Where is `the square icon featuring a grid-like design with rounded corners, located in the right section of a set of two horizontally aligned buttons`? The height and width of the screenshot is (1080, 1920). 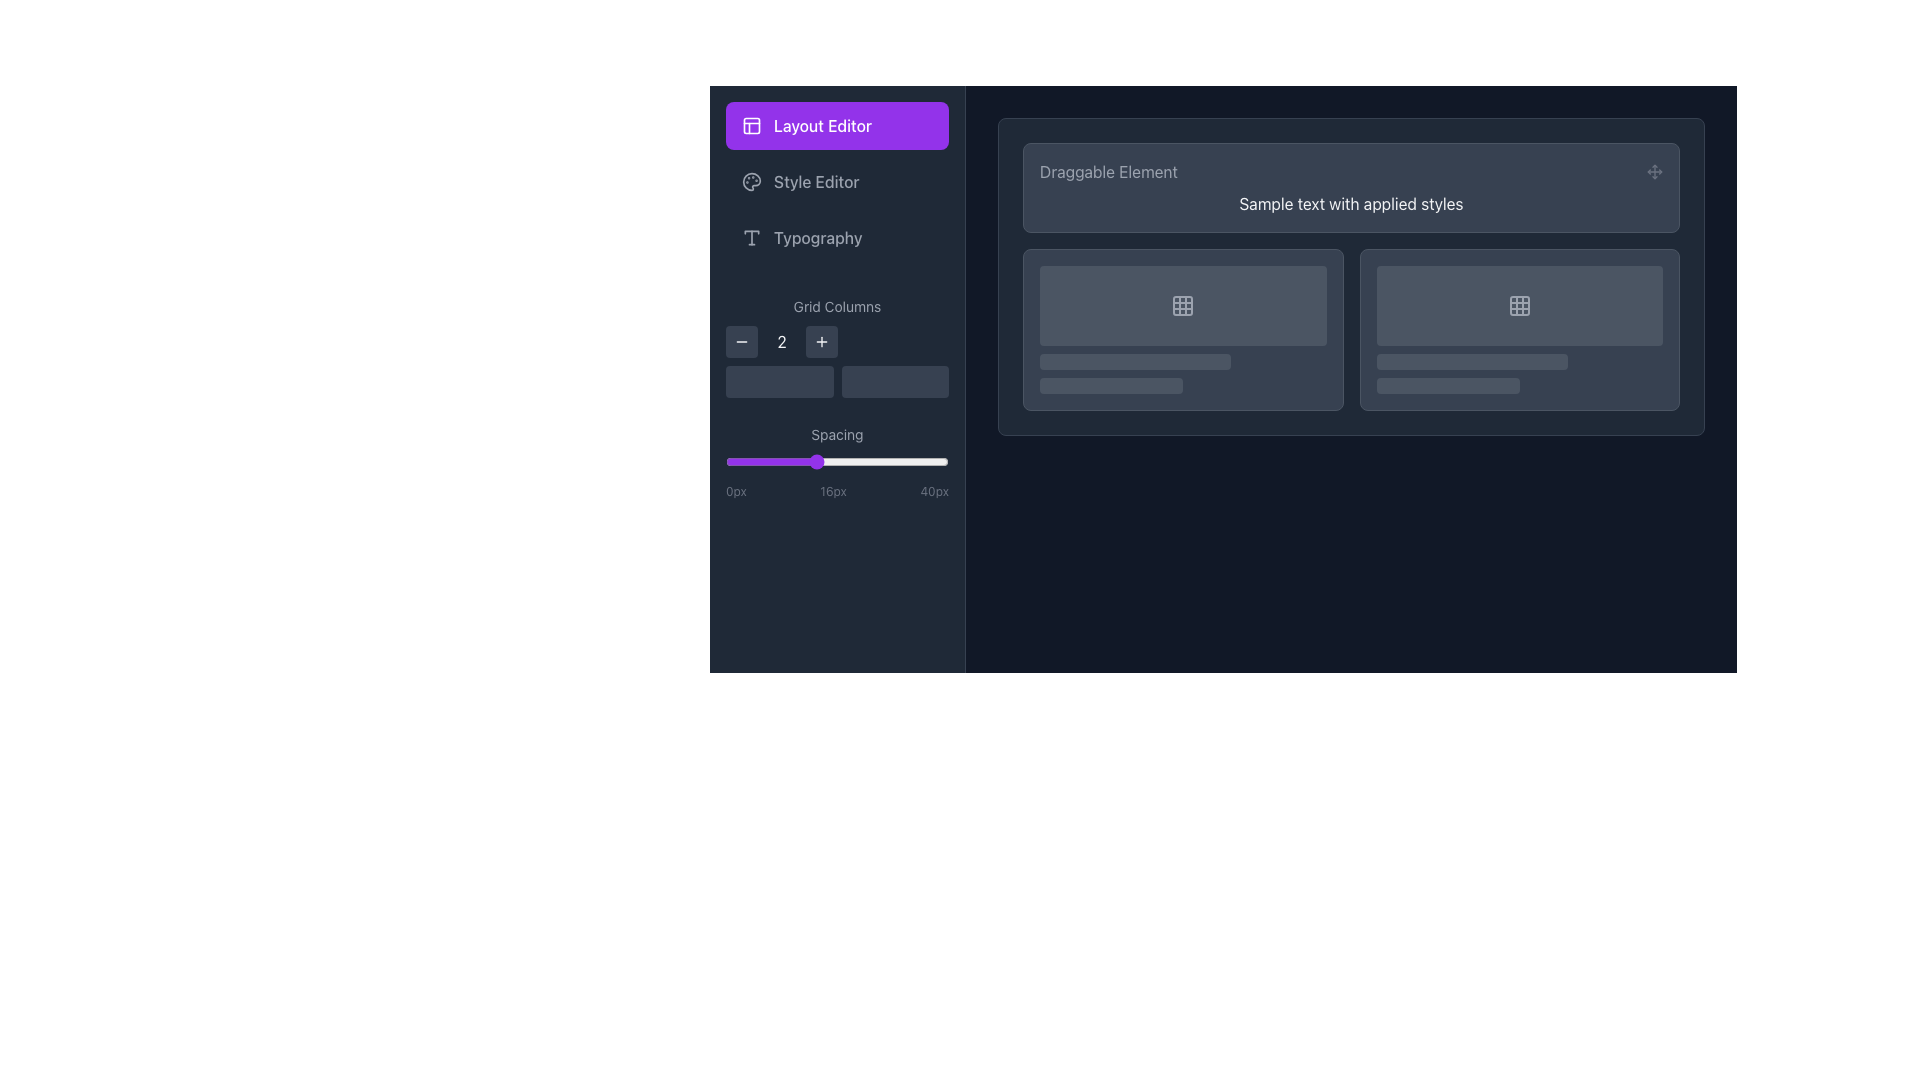 the square icon featuring a grid-like design with rounded corners, located in the right section of a set of two horizontally aligned buttons is located at coordinates (1183, 305).